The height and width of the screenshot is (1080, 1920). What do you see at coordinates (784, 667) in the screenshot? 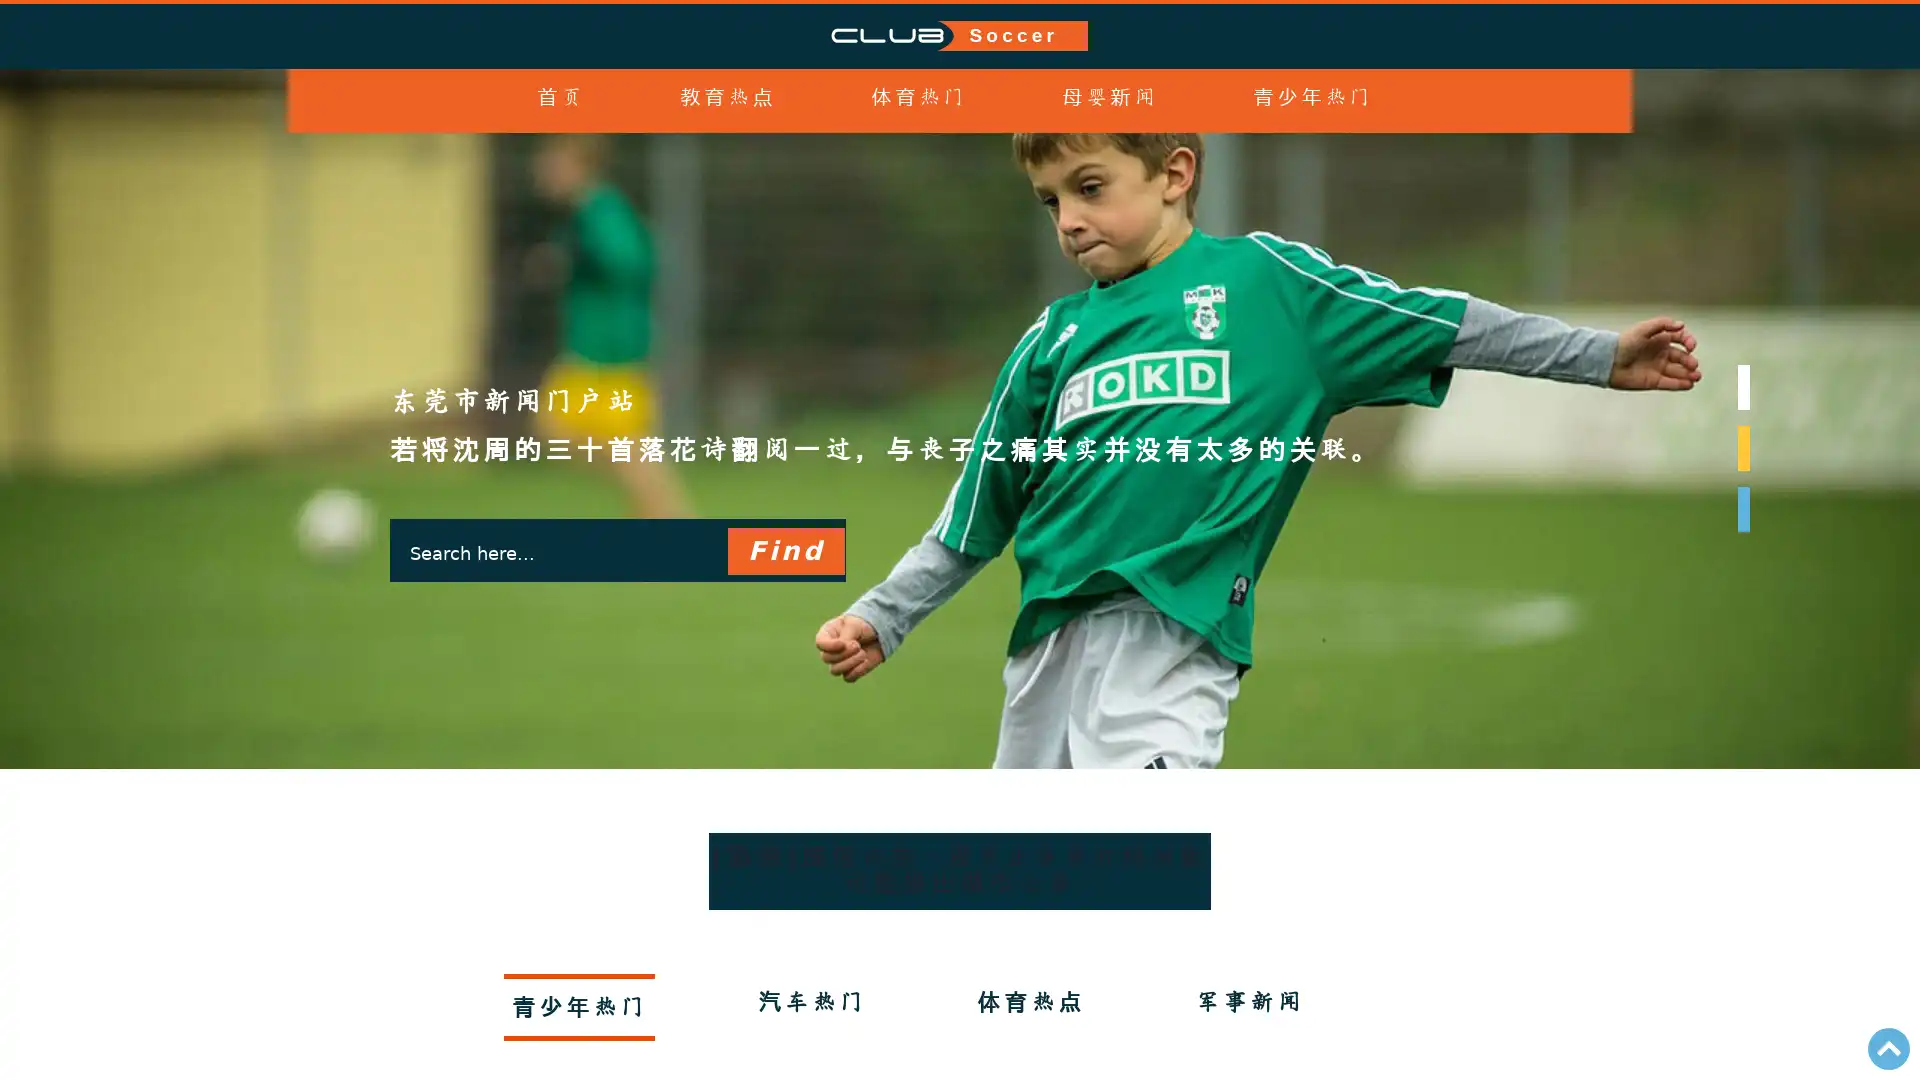
I see `Find` at bounding box center [784, 667].